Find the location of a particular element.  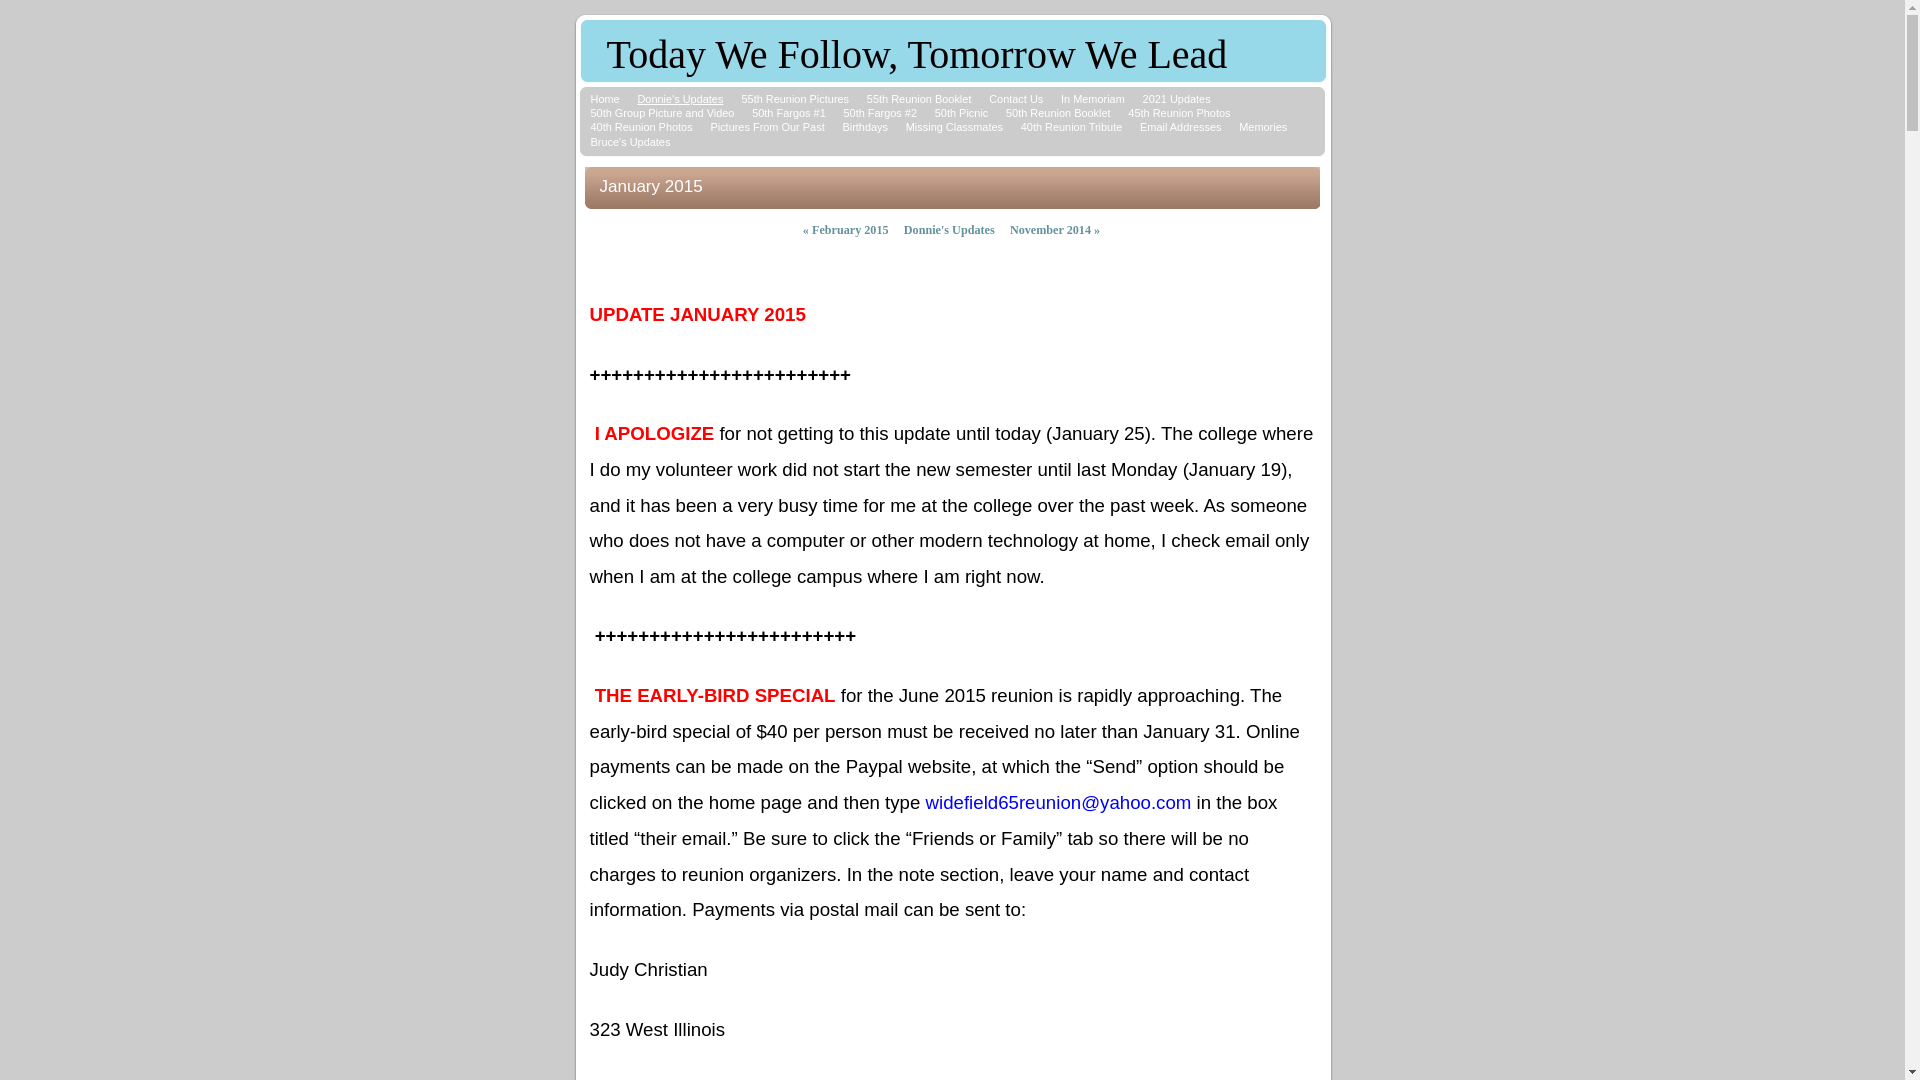

'50th Picnic' is located at coordinates (961, 112).